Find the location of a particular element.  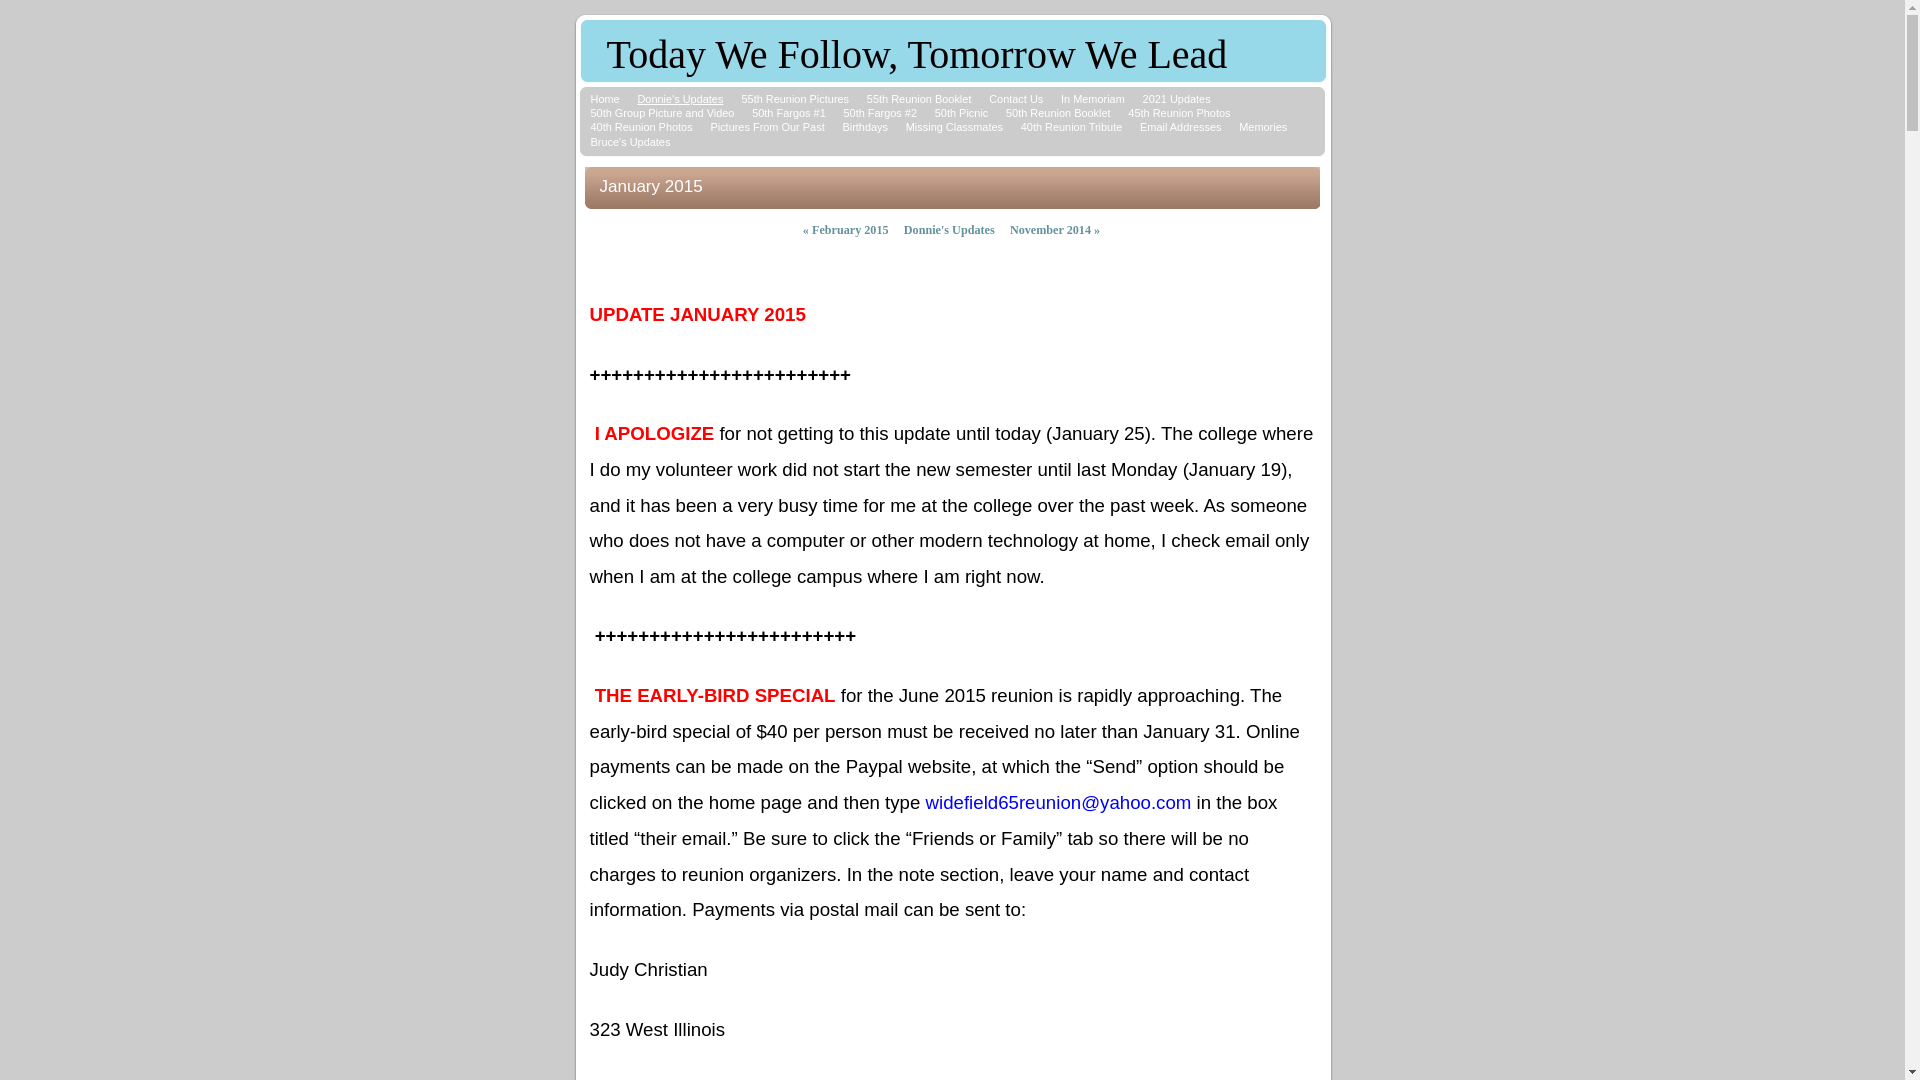

'50th Picnic' is located at coordinates (961, 112).